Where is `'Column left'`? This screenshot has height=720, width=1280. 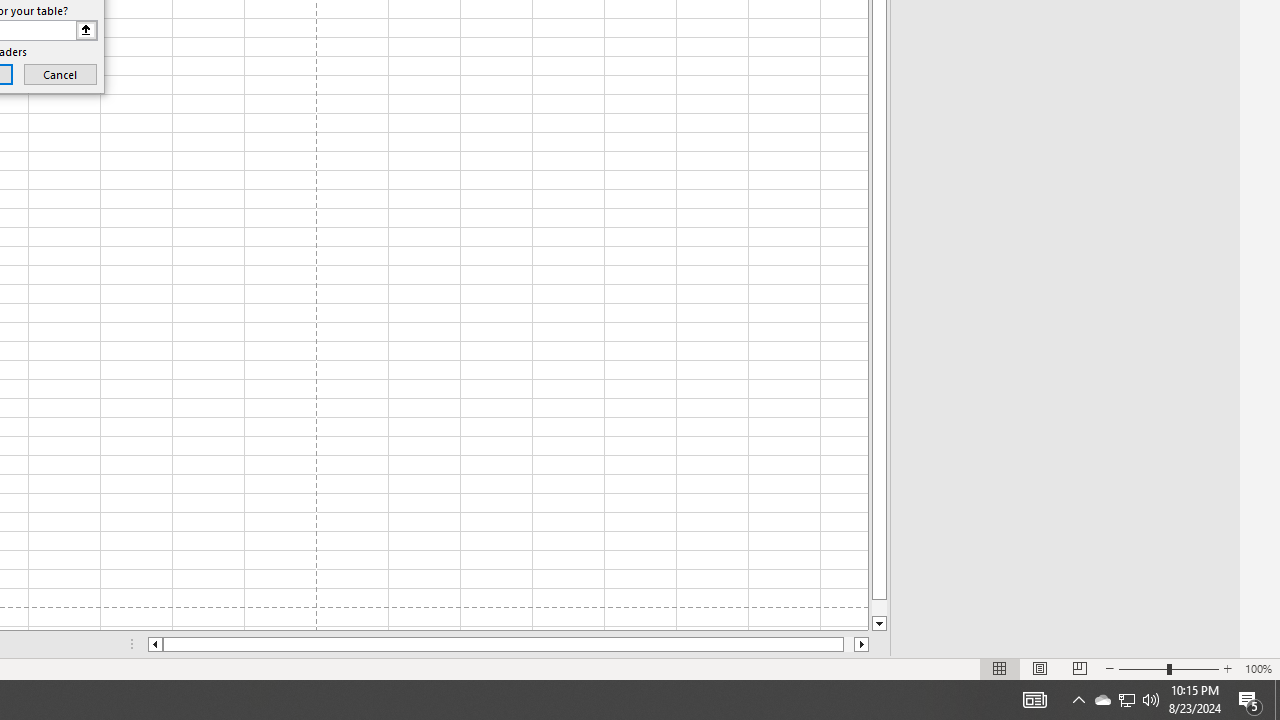 'Column left' is located at coordinates (153, 644).